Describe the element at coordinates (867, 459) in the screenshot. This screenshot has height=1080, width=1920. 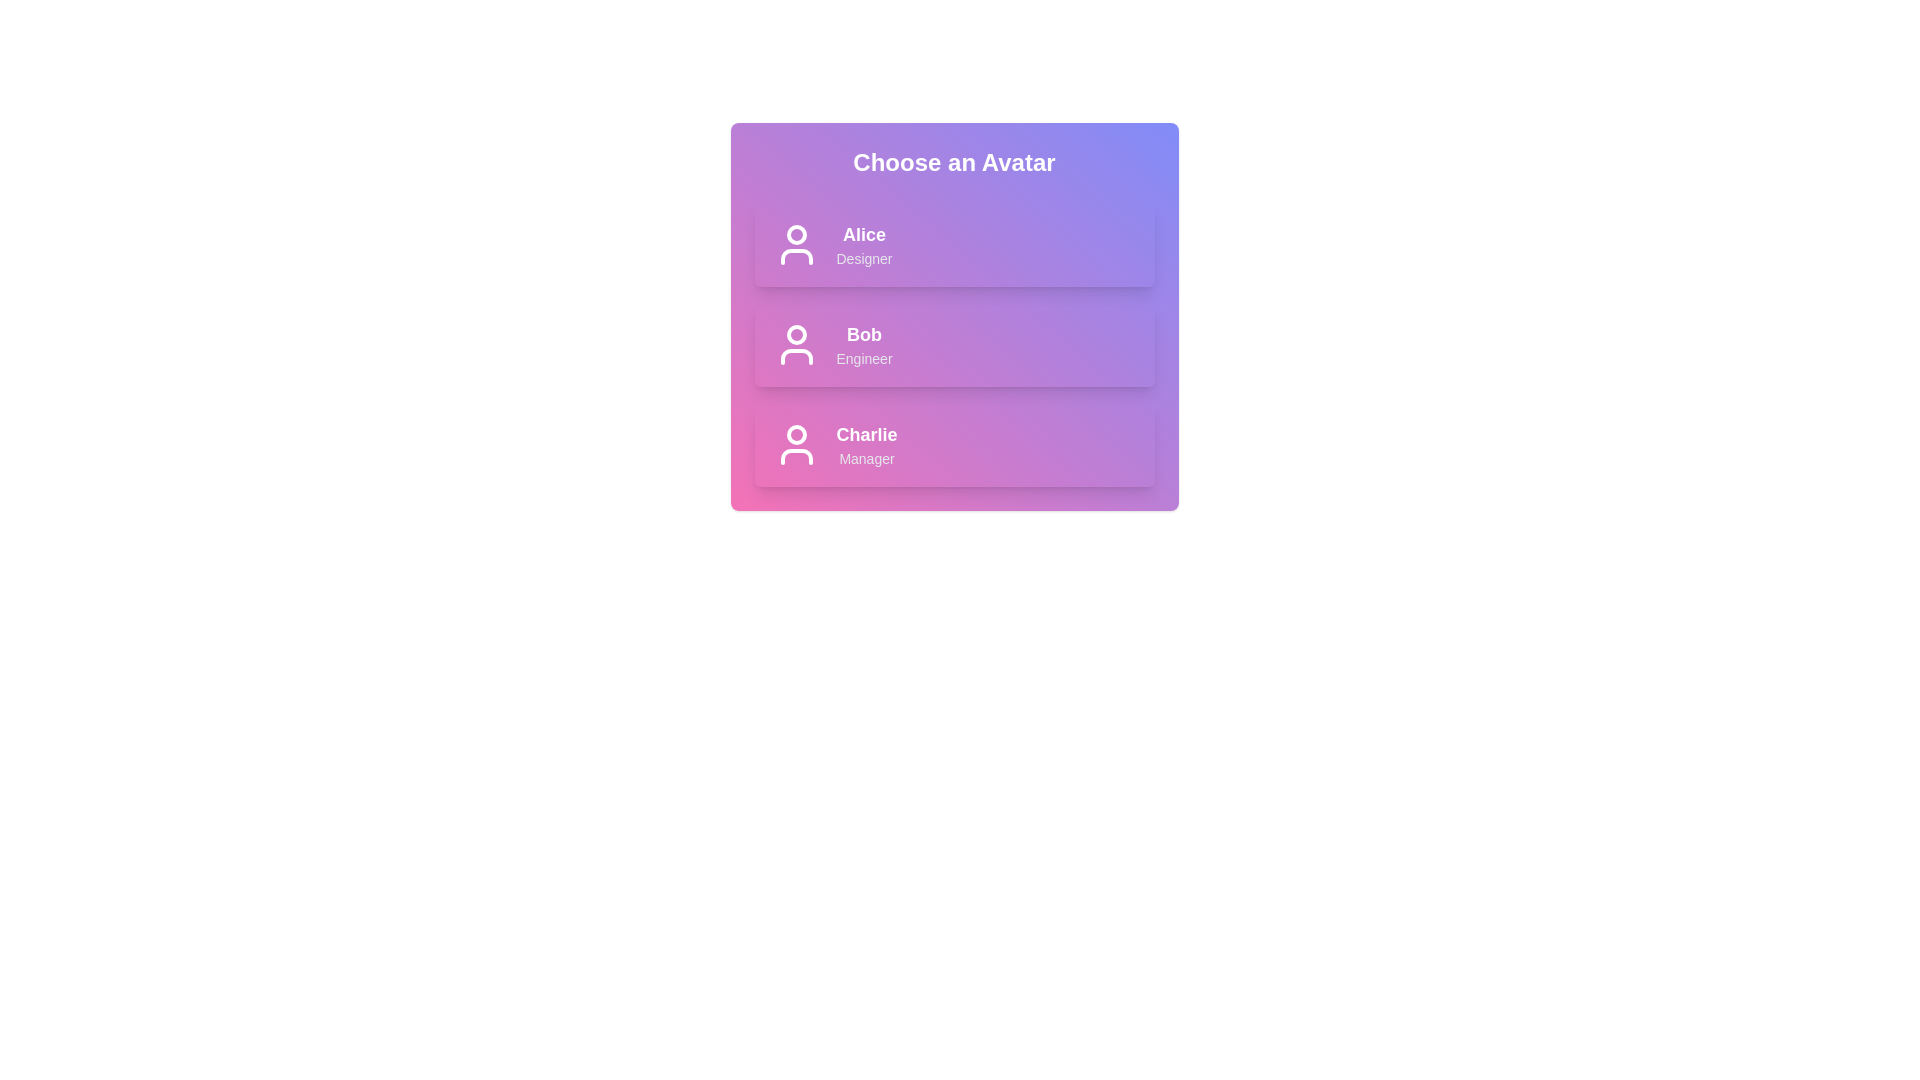
I see `the Text Label that displays the role or title associated with the user 'Charlie,' located below the name 'Charlie' in the user profile card` at that location.